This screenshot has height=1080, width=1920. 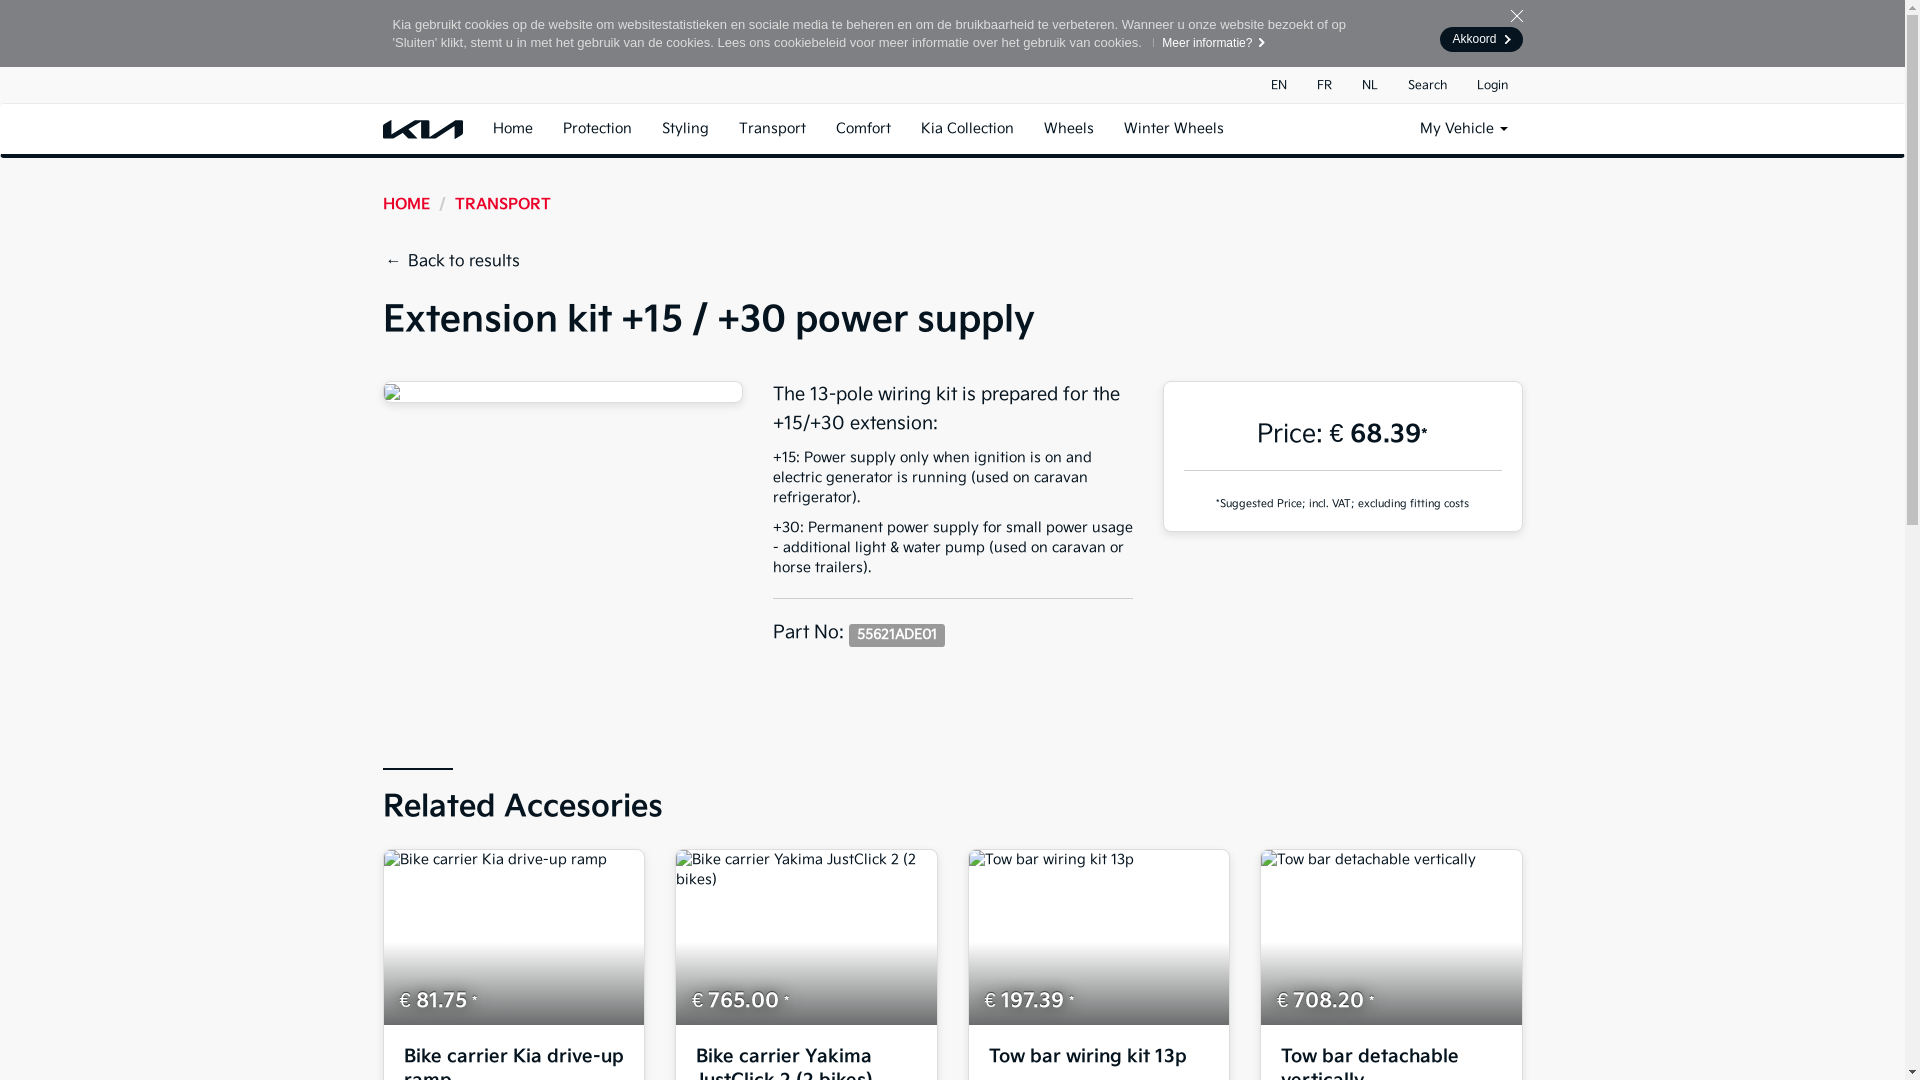 What do you see at coordinates (1402, 128) in the screenshot?
I see `'My Vehicle'` at bounding box center [1402, 128].